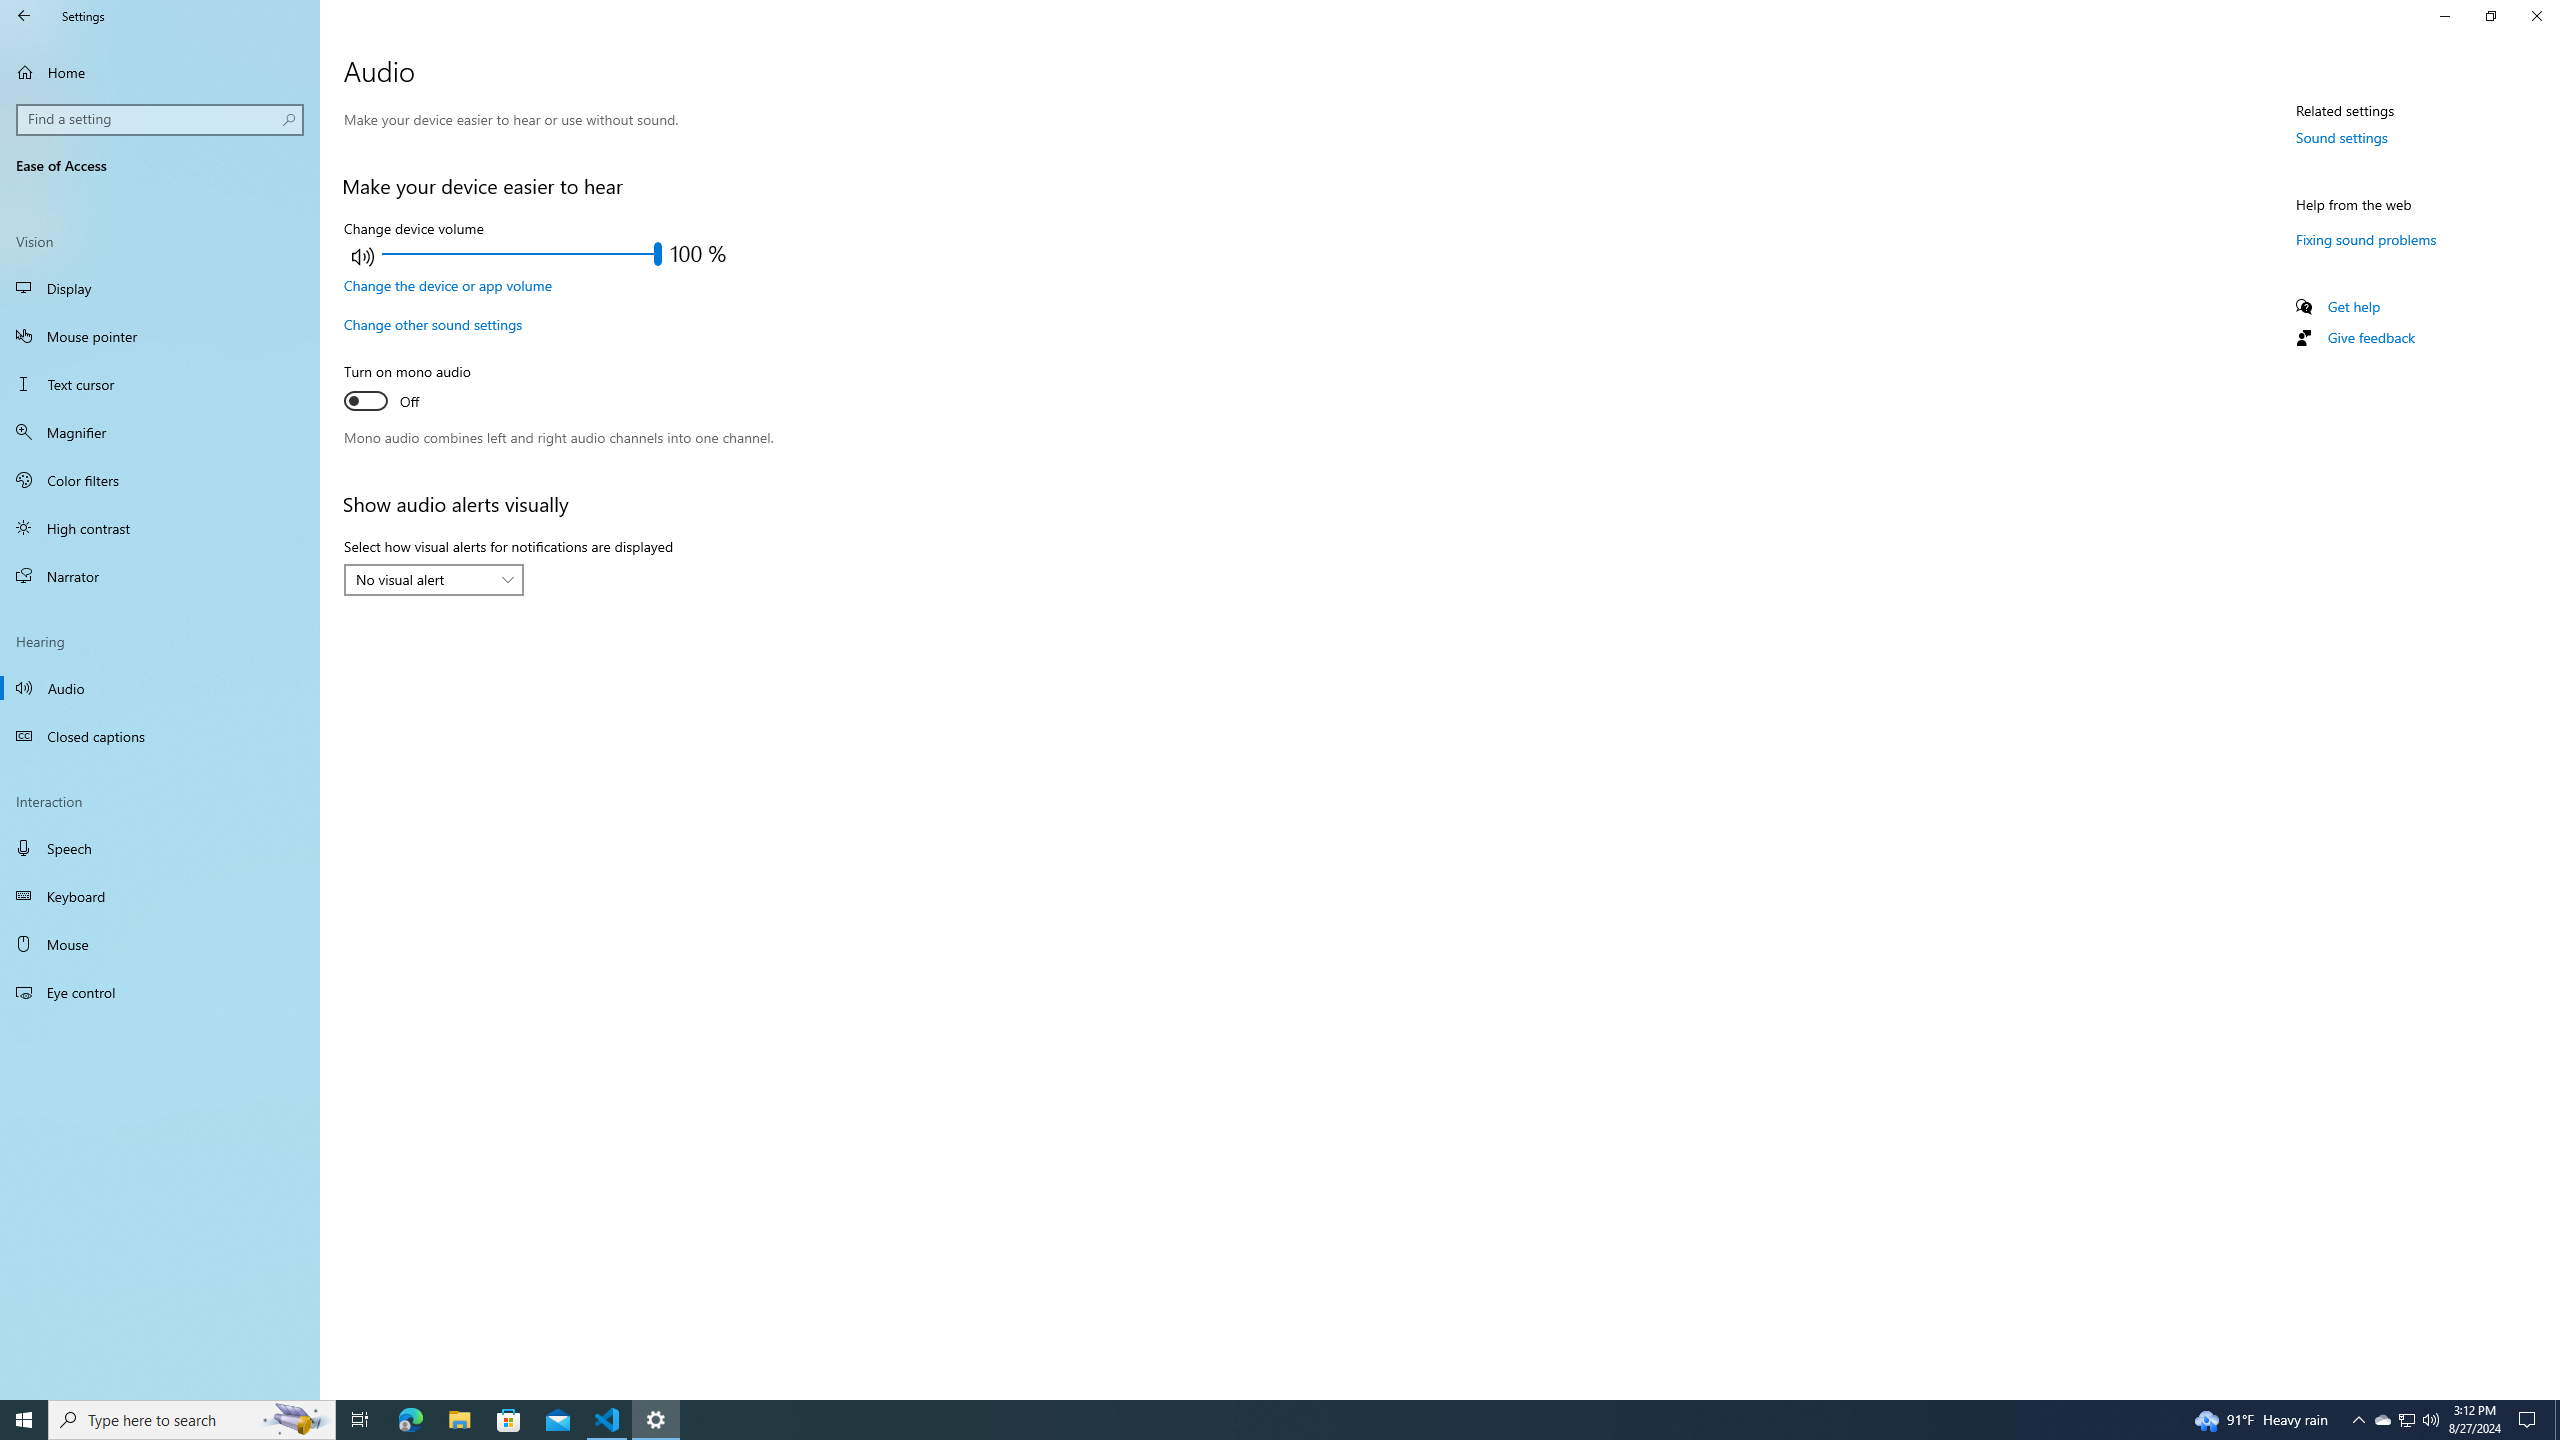 Image resolution: width=2560 pixels, height=1440 pixels. Describe the element at coordinates (160, 118) in the screenshot. I see `'Search box, Find a setting'` at that location.